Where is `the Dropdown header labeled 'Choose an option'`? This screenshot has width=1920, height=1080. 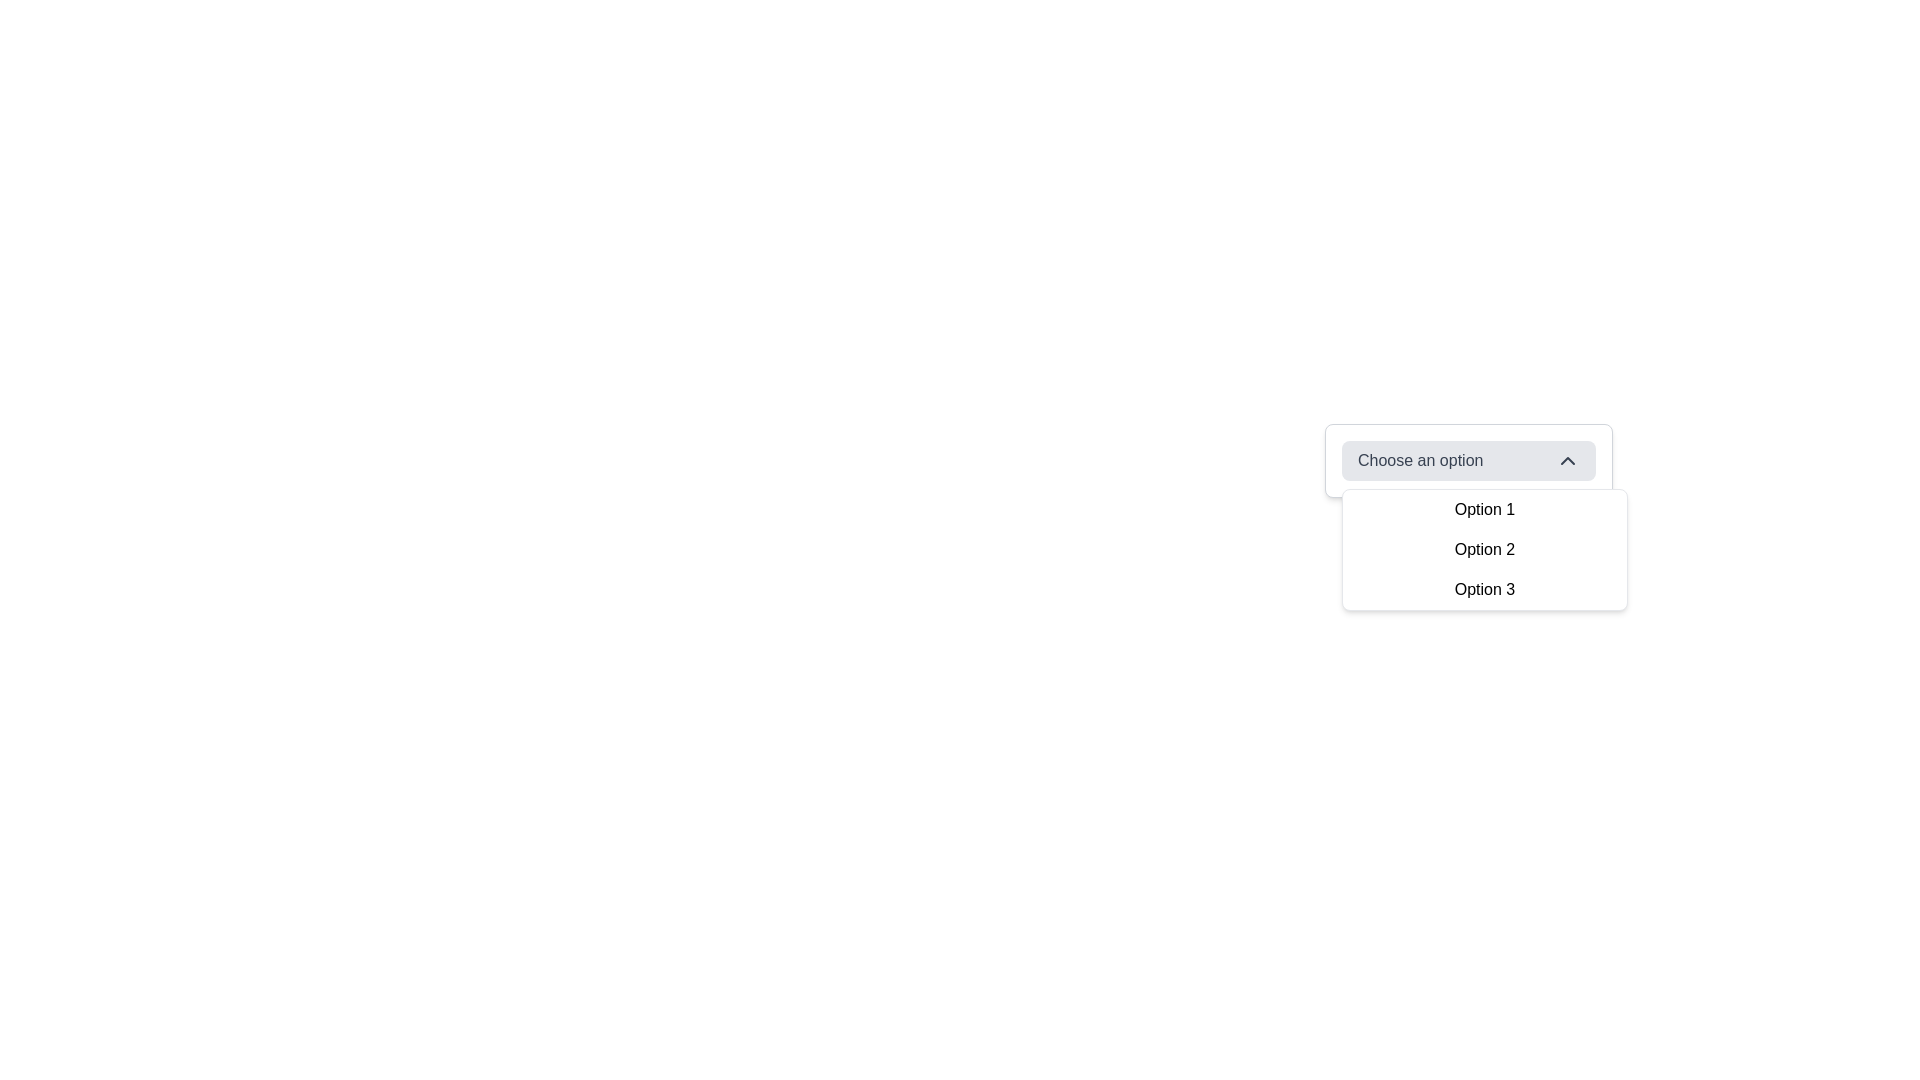 the Dropdown header labeled 'Choose an option' is located at coordinates (1468, 461).